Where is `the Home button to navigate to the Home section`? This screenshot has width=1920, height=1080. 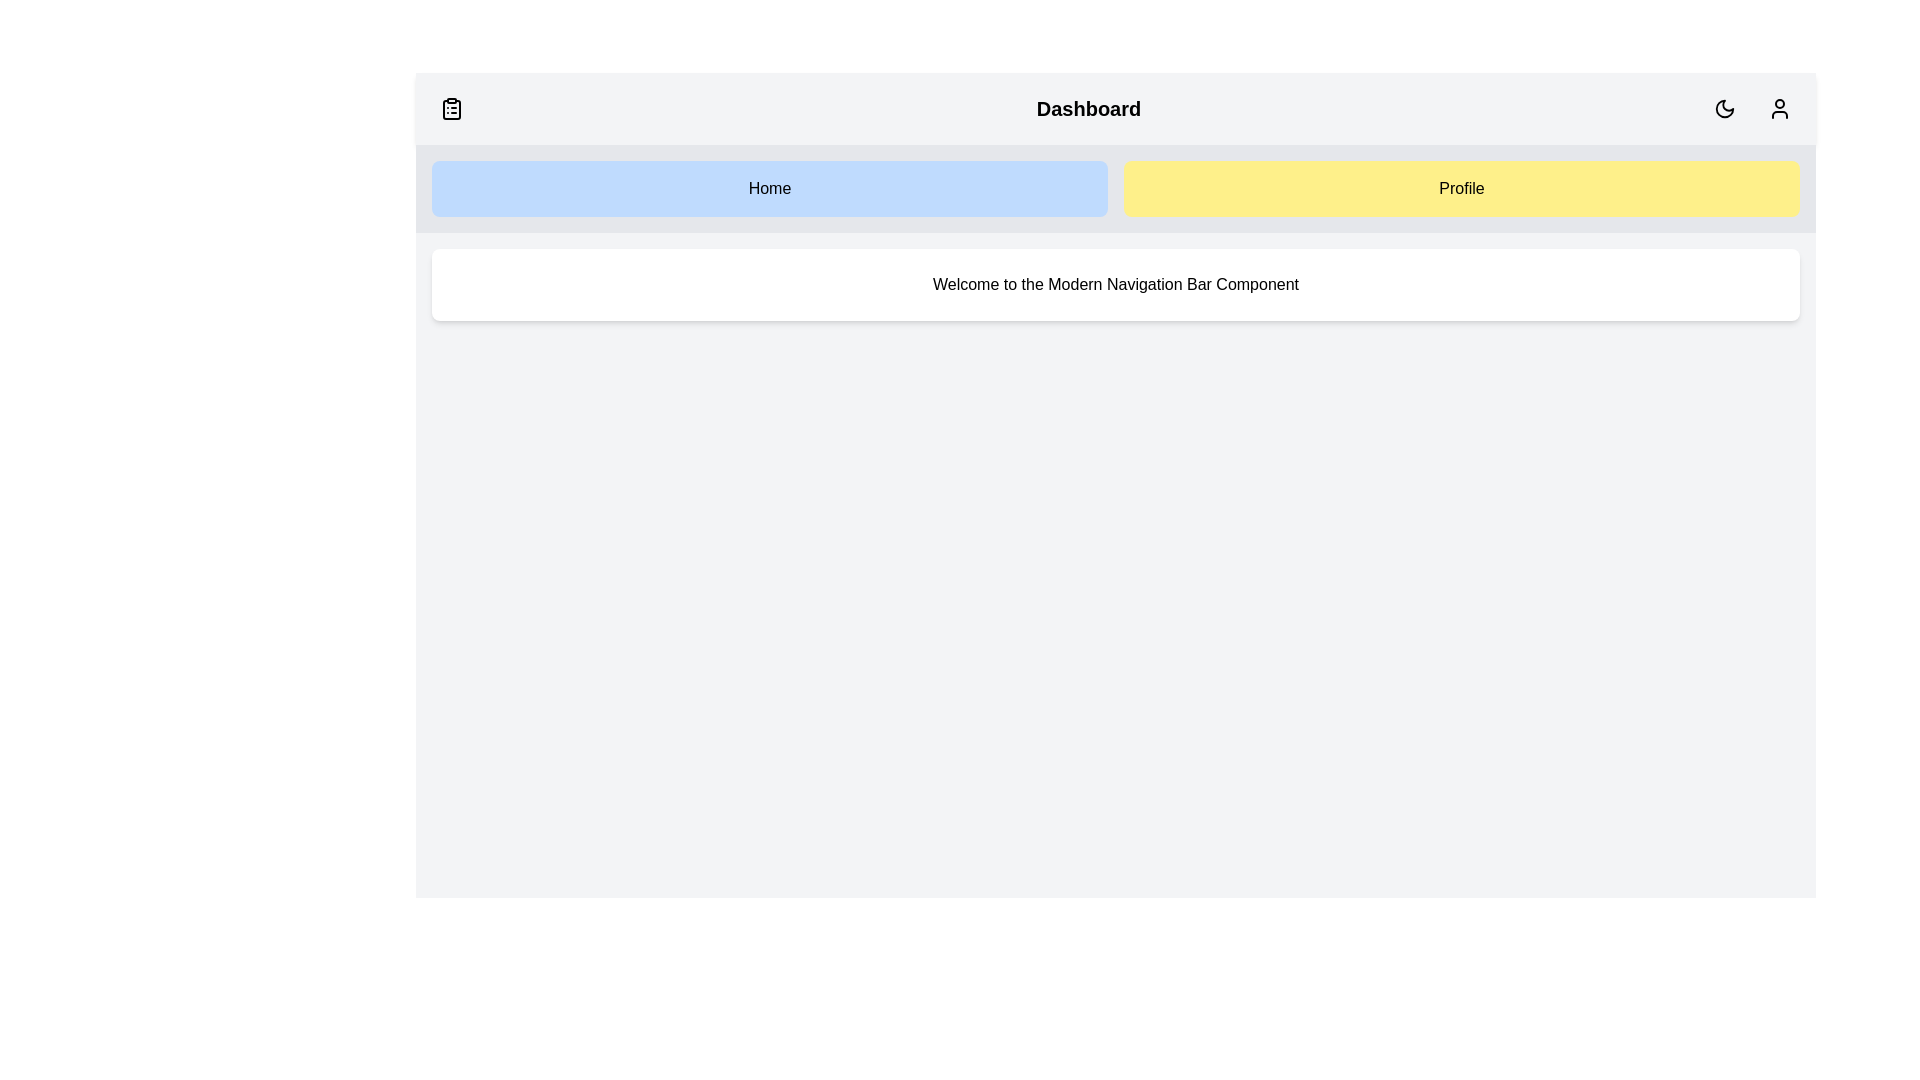
the Home button to navigate to the Home section is located at coordinates (768, 189).